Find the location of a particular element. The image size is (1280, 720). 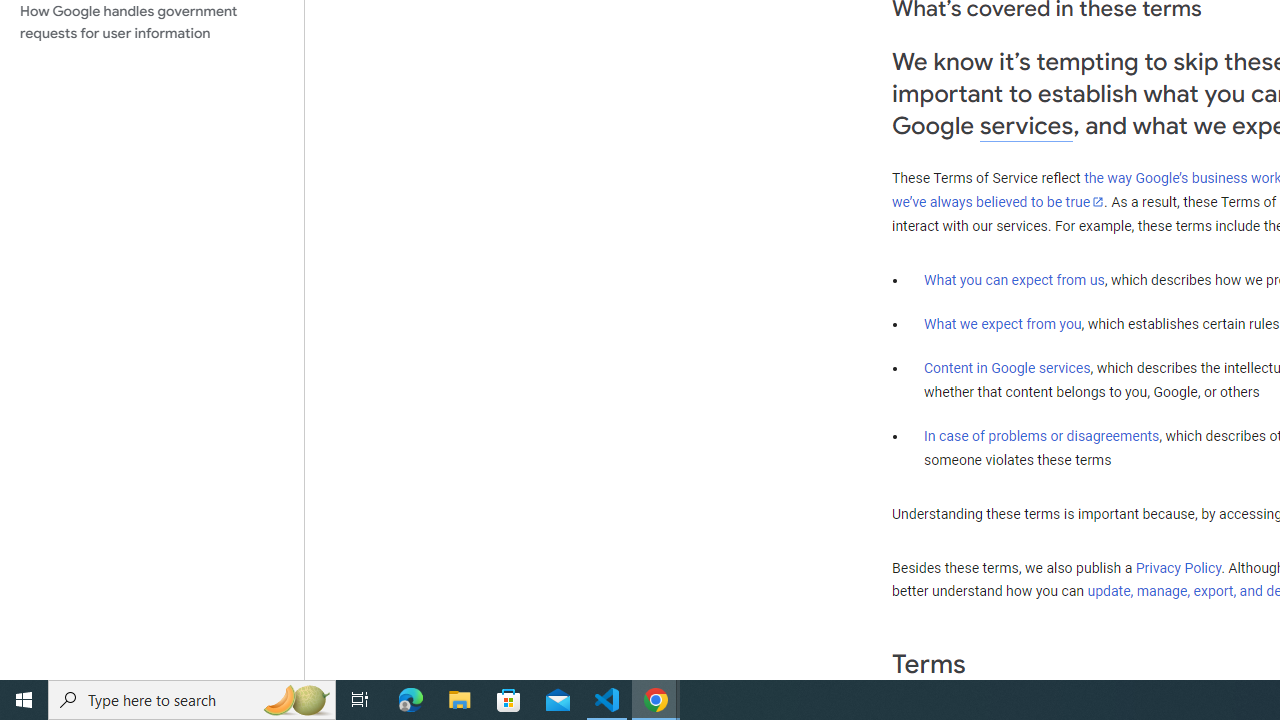

'Content in Google services' is located at coordinates (1007, 368).